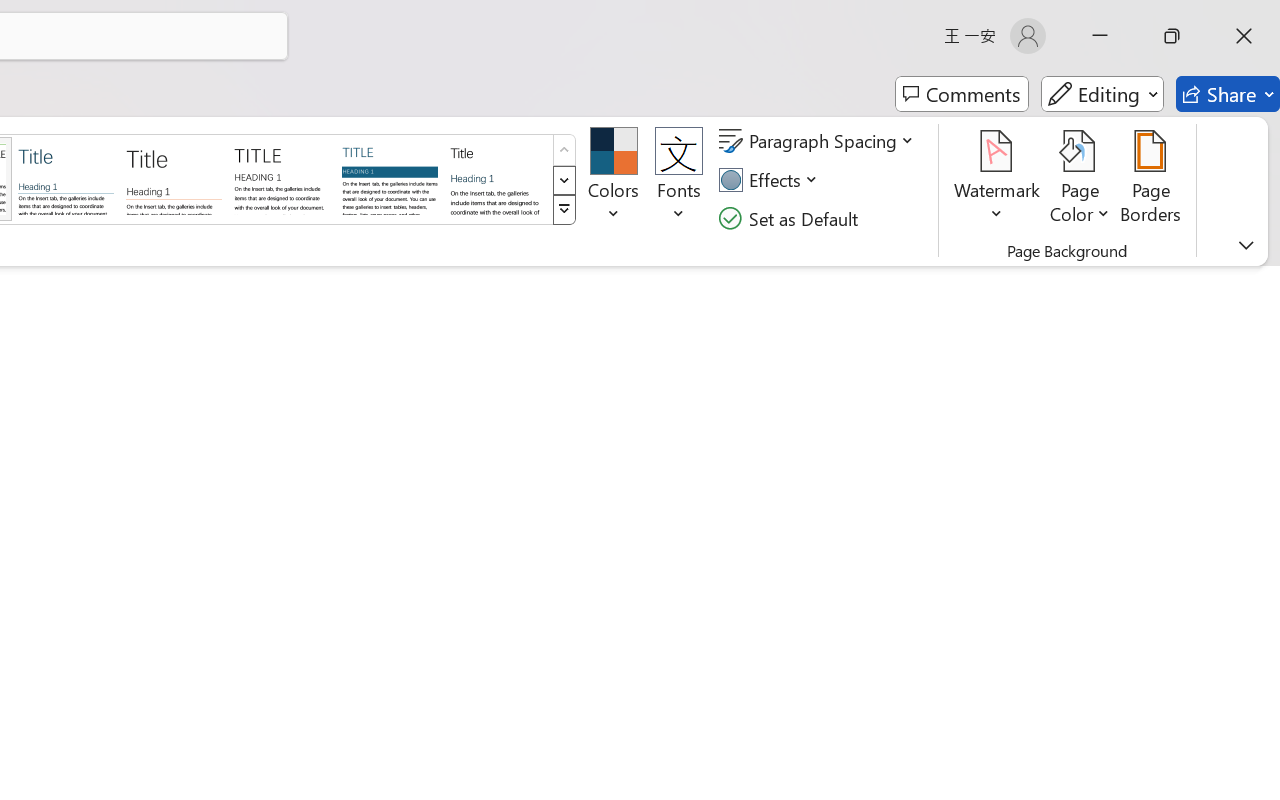  Describe the element at coordinates (1172, 35) in the screenshot. I see `'Restore Down'` at that location.